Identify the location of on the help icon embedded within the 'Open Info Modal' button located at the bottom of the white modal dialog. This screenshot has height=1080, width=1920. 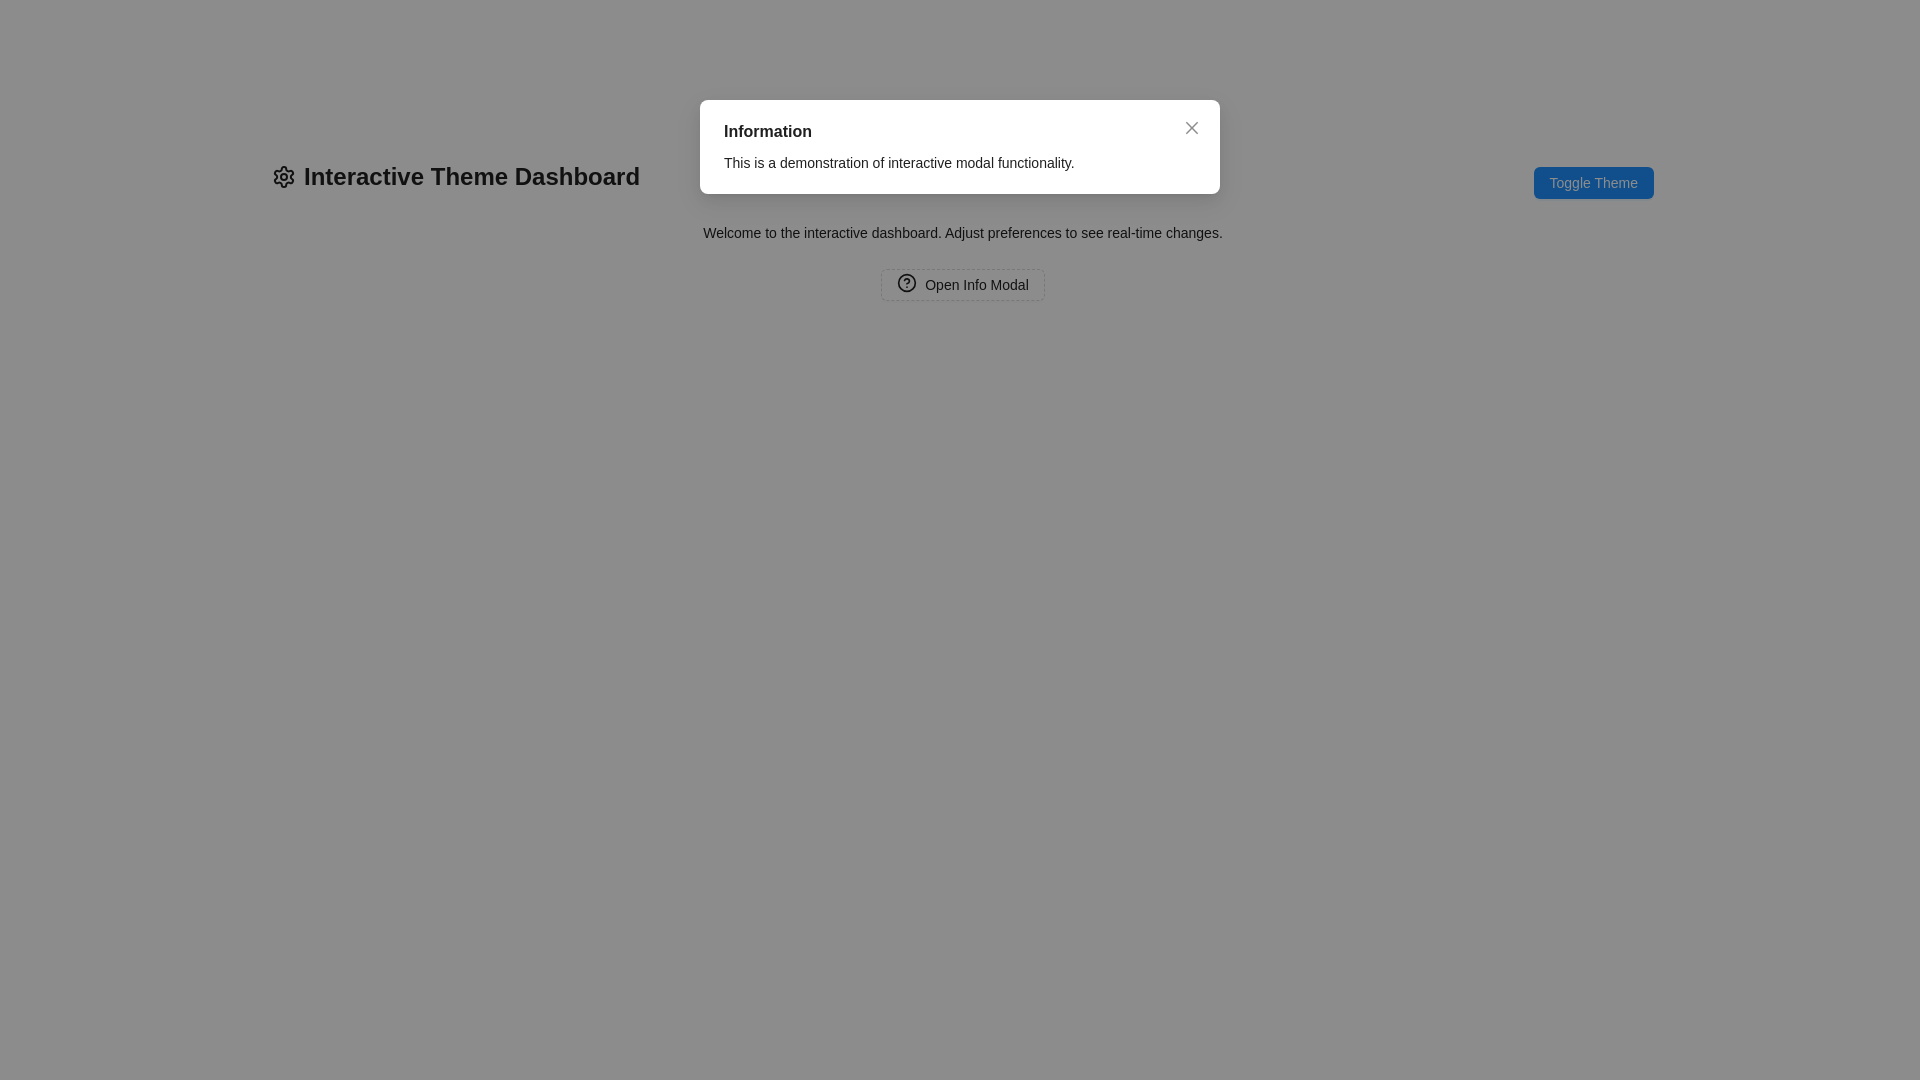
(906, 282).